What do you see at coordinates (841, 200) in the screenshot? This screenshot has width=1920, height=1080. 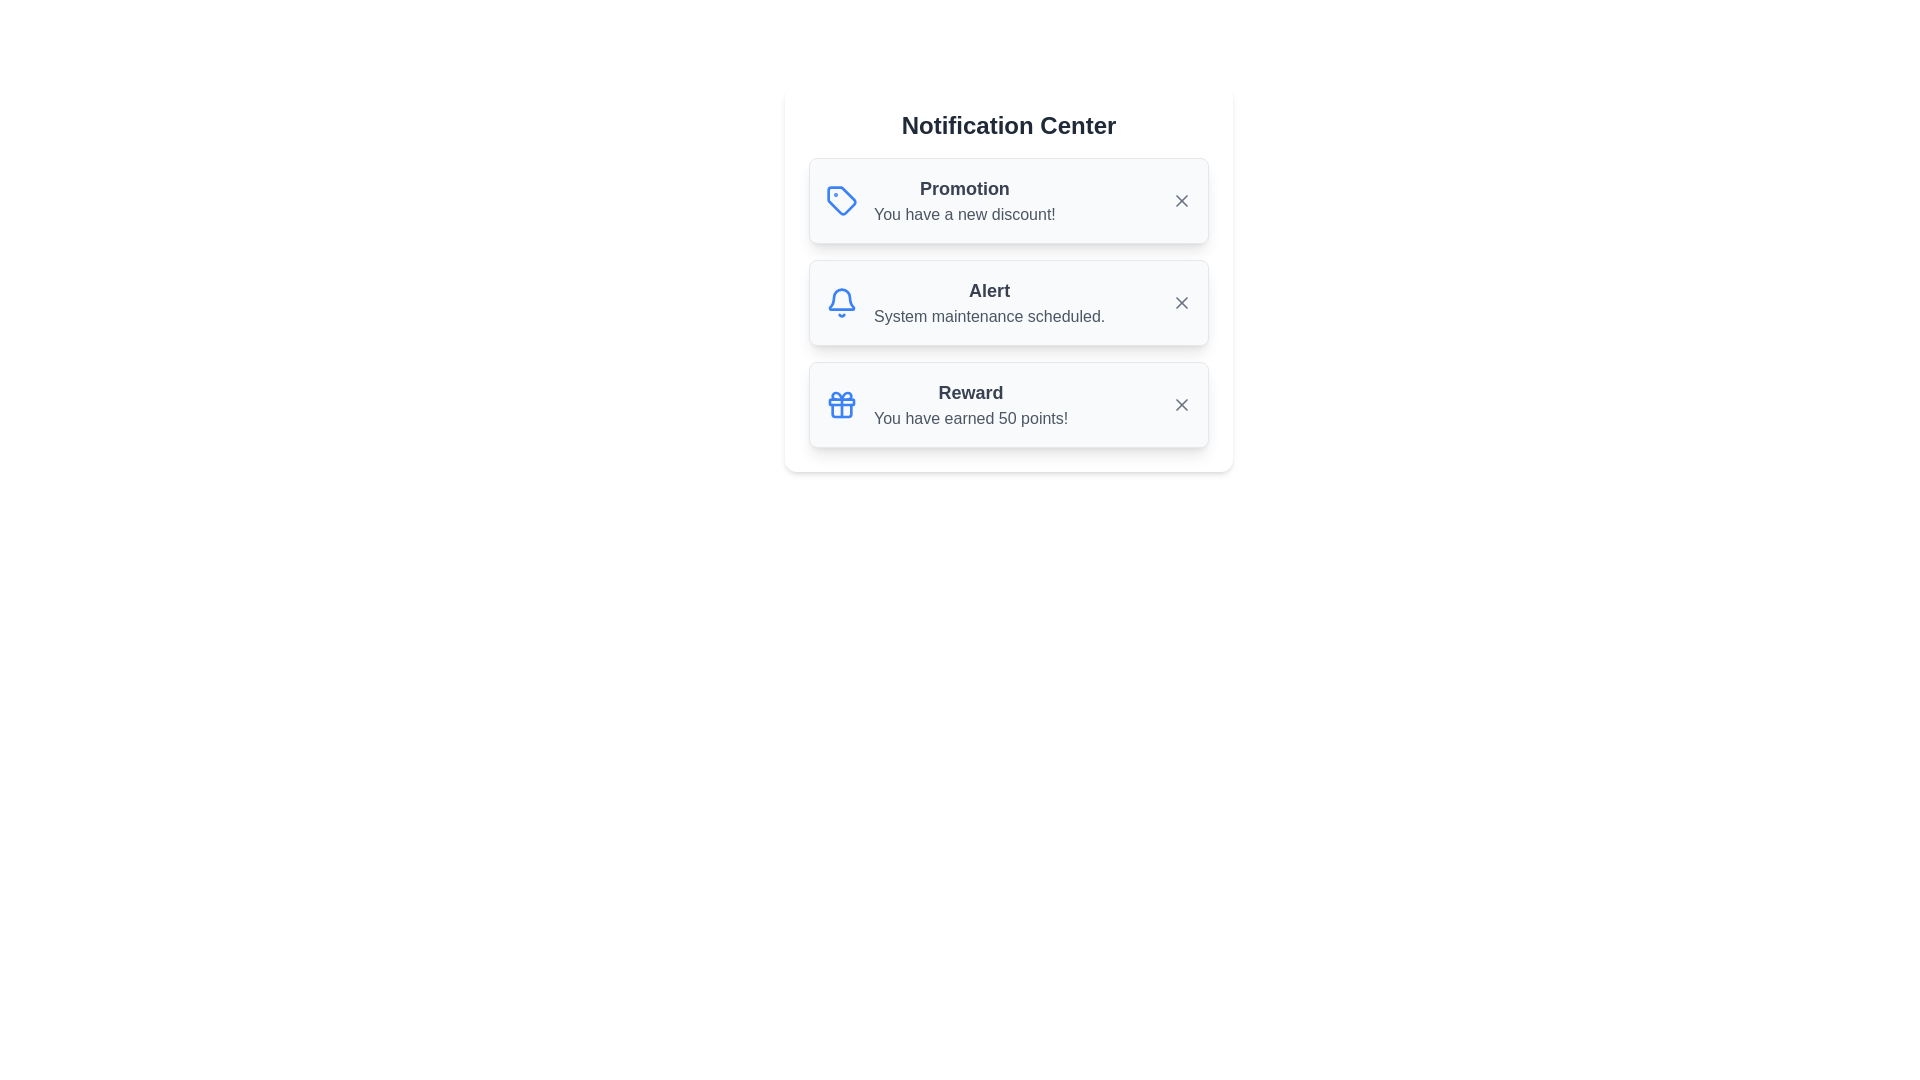 I see `the blue tag icon located in the topmost notification card, to the left of the 'Promotion' text heading` at bounding box center [841, 200].